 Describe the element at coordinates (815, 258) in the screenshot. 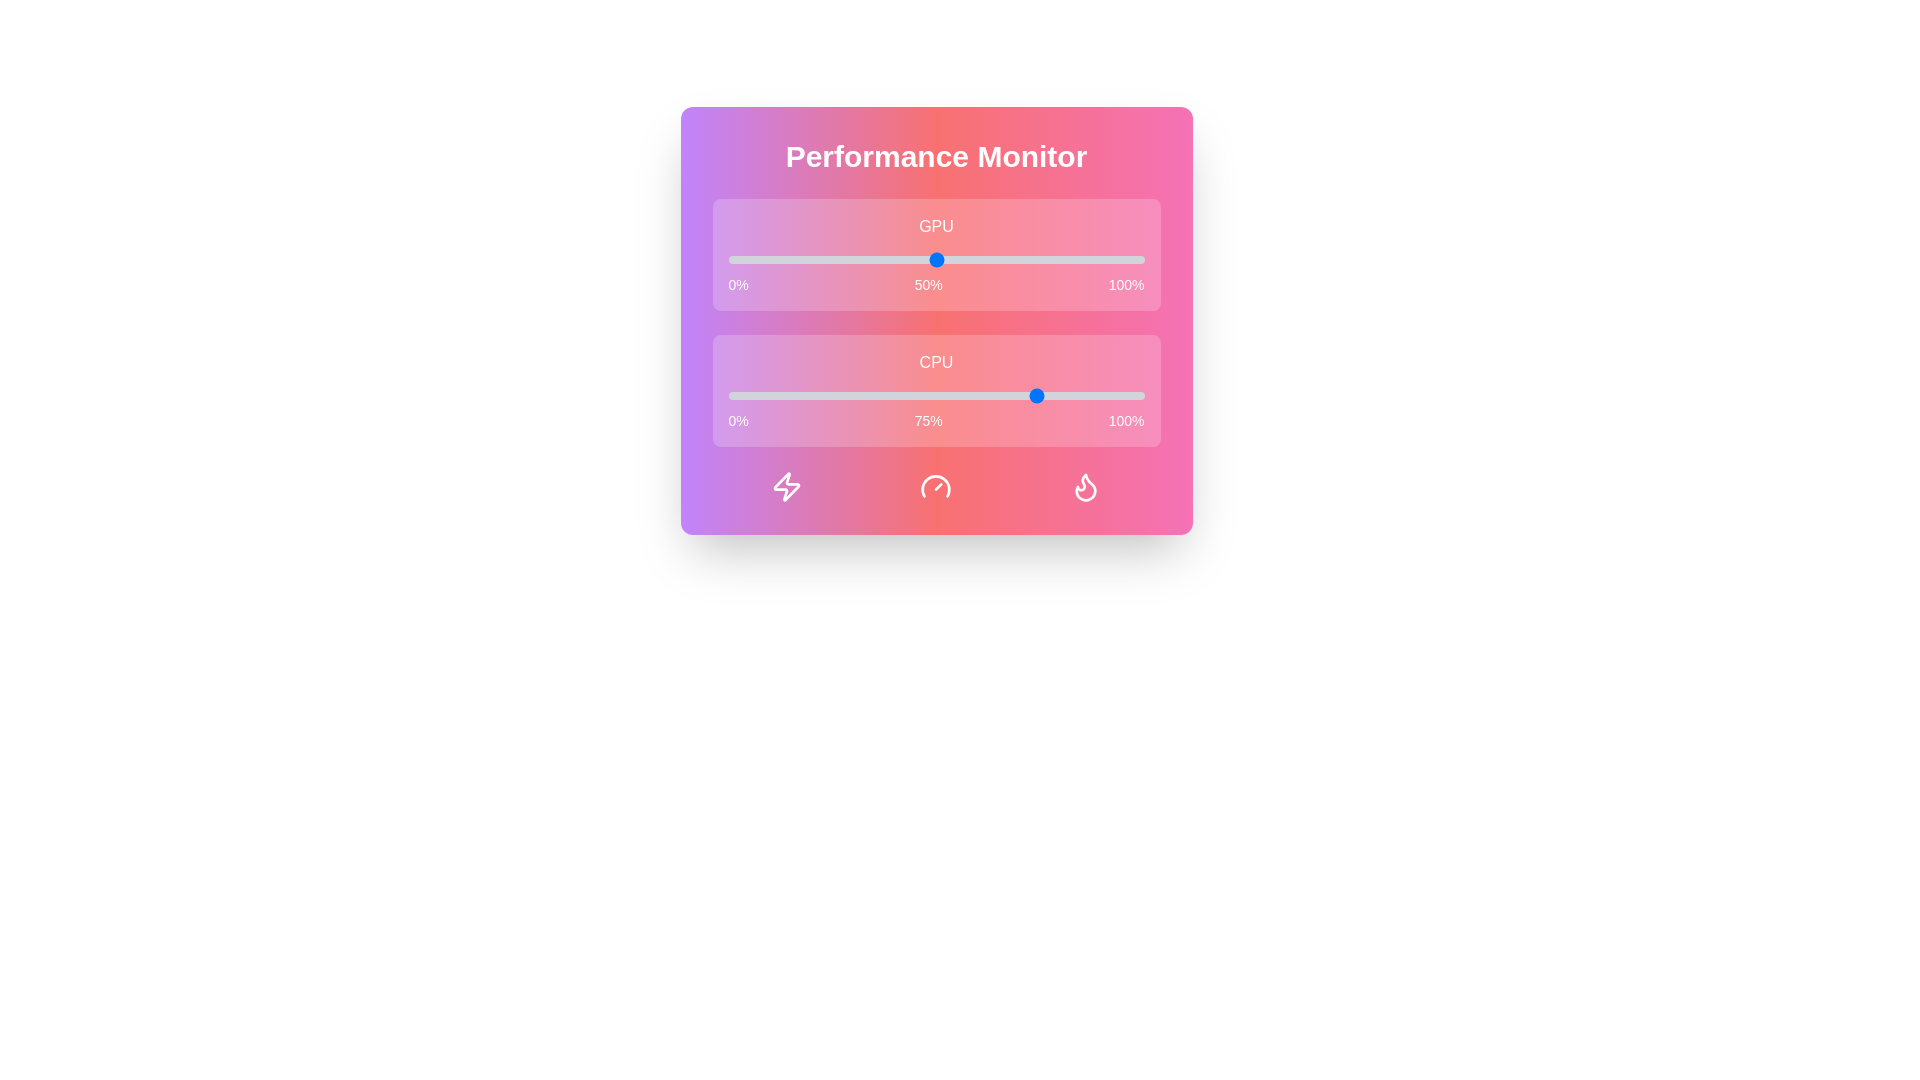

I see `the GPU performance slider to 21%` at that location.